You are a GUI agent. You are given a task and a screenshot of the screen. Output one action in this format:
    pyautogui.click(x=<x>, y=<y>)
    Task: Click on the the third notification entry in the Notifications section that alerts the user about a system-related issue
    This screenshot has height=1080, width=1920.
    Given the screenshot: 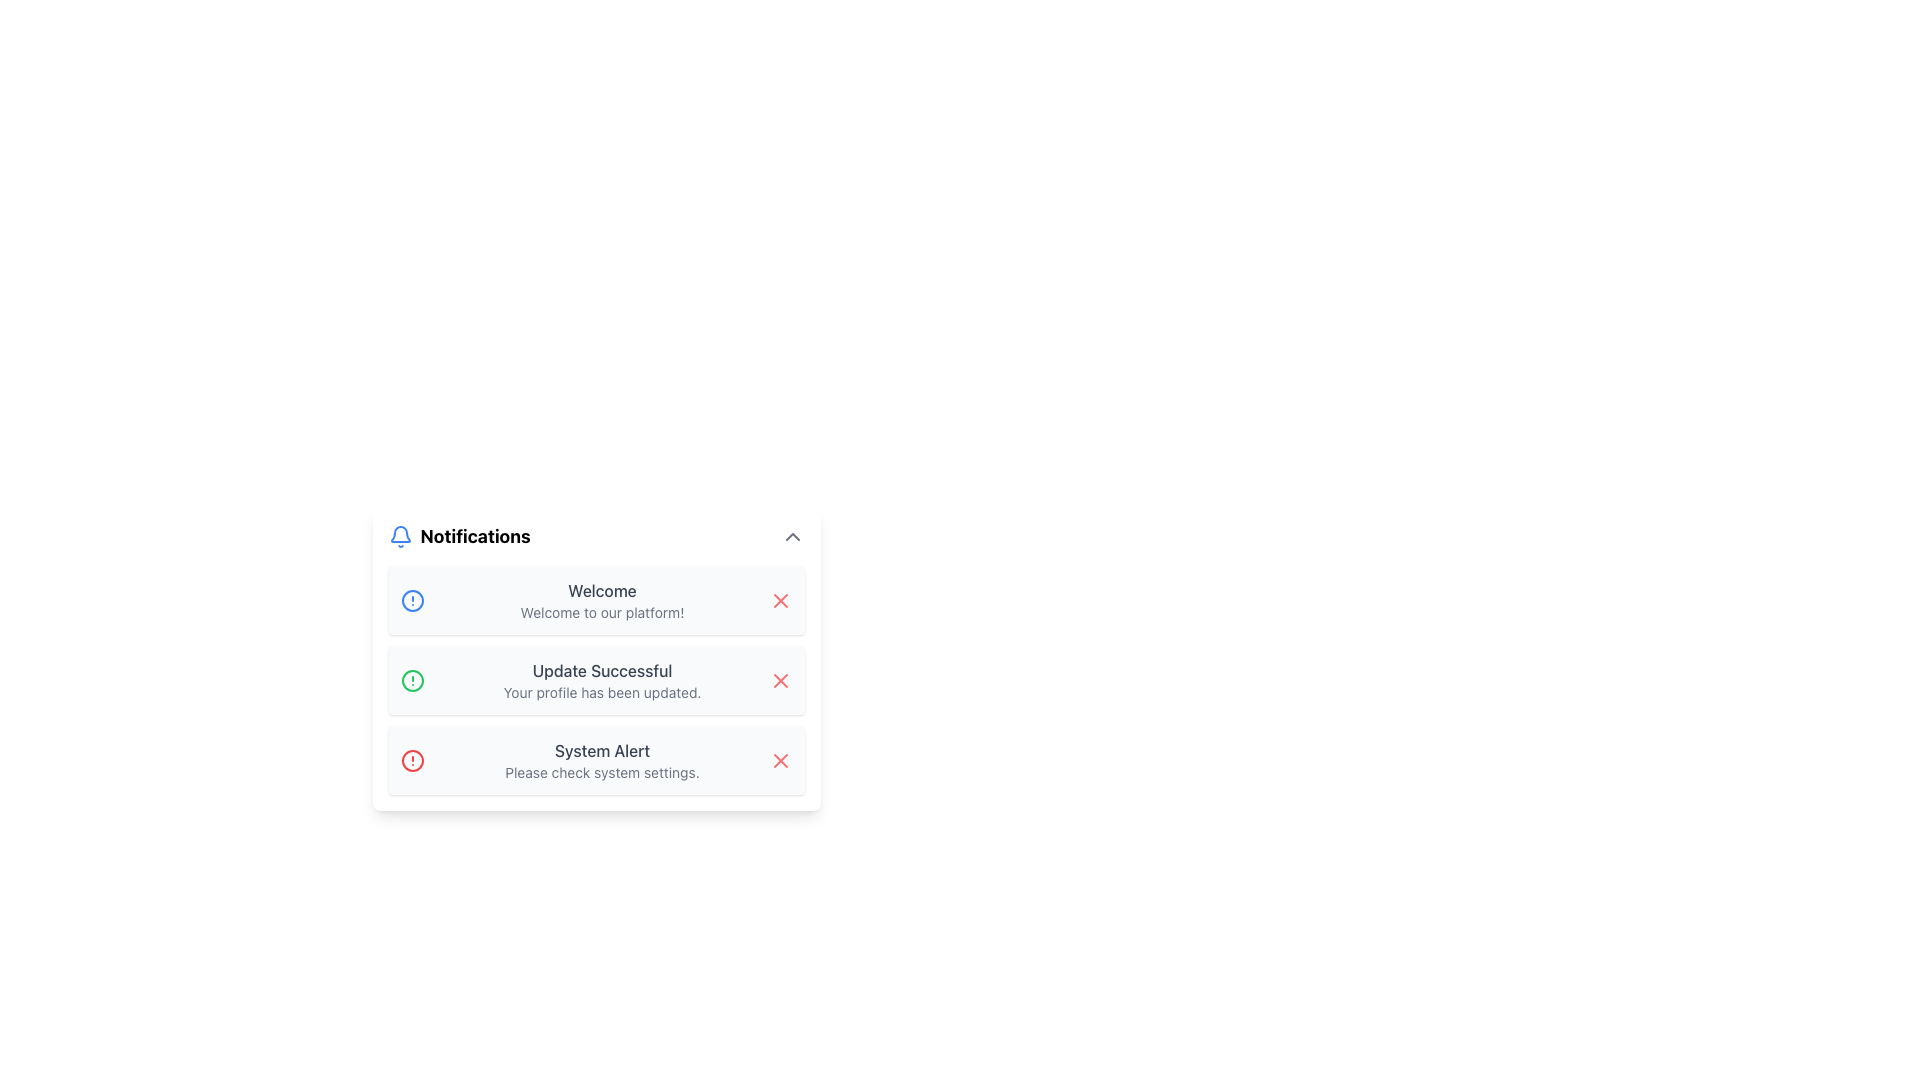 What is the action you would take?
    pyautogui.click(x=601, y=760)
    